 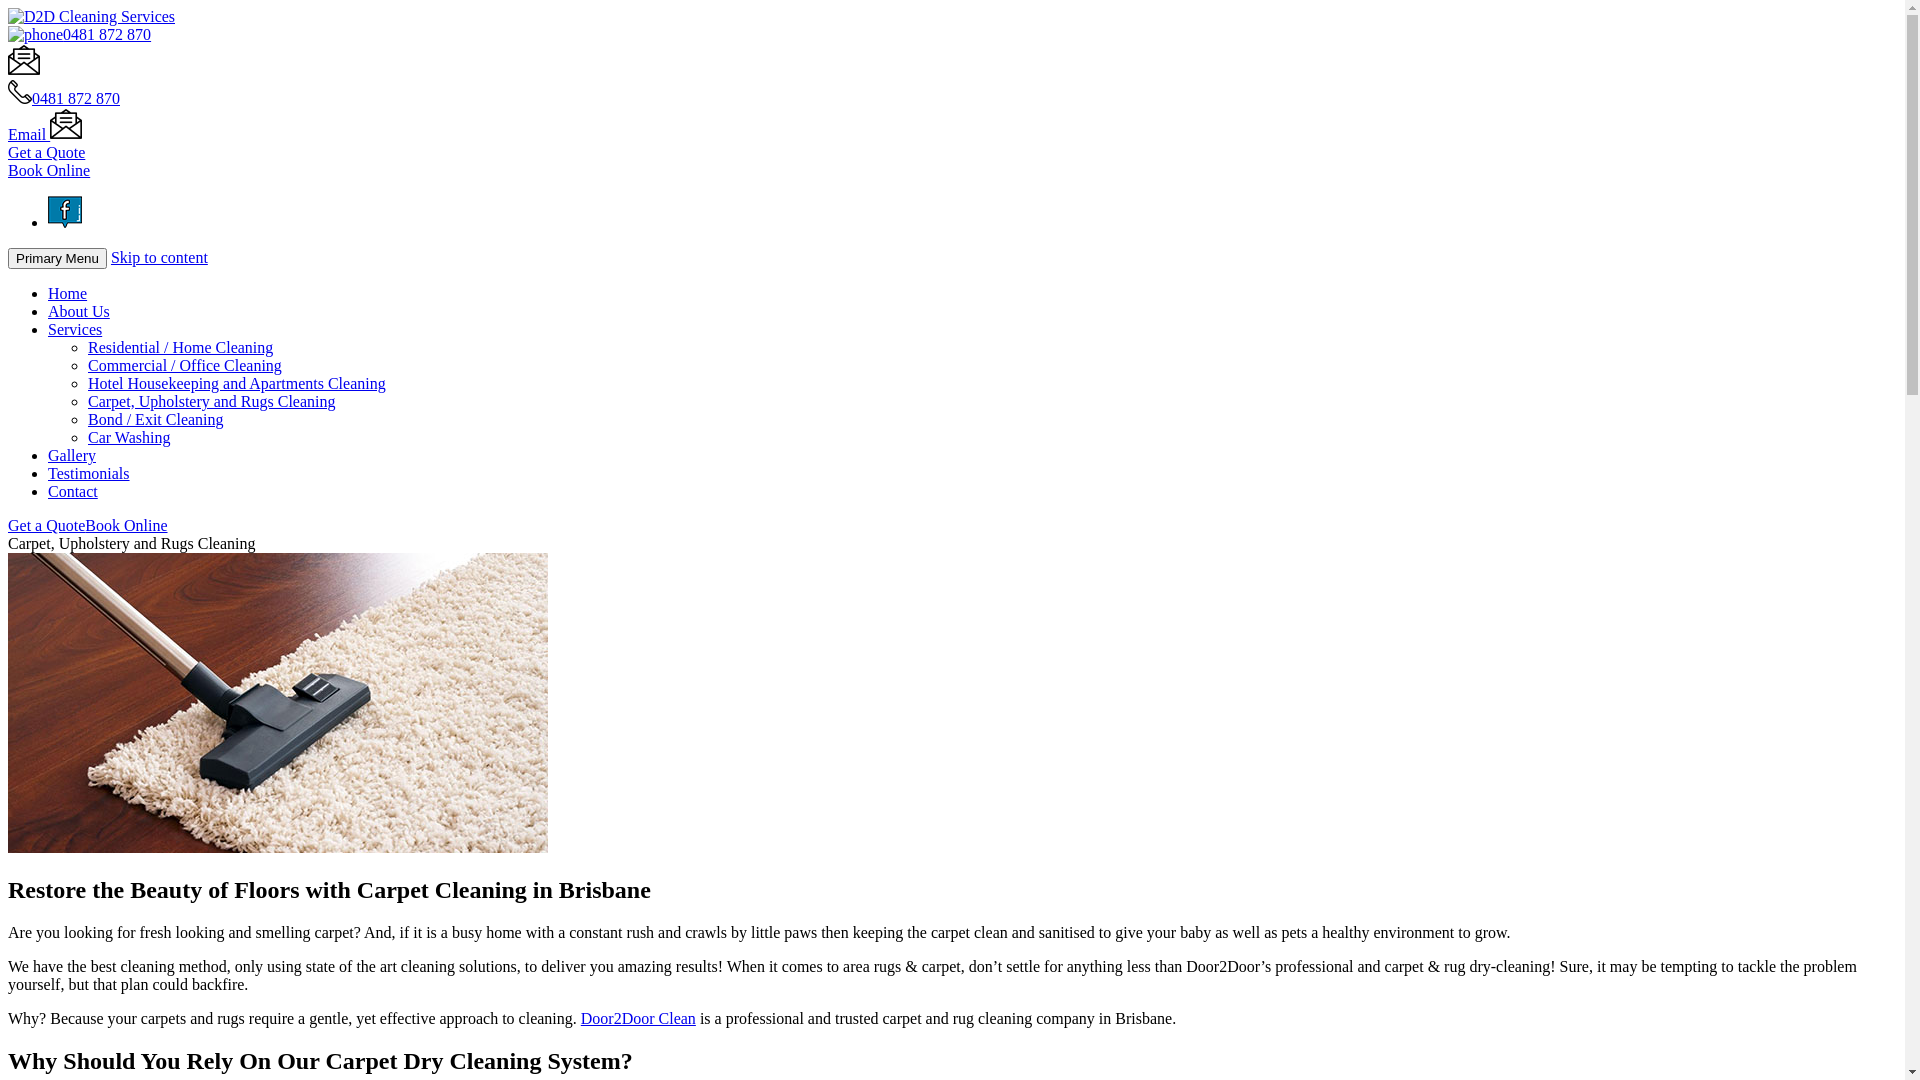 I want to click on 'Residential / Home Cleaning', so click(x=180, y=346).